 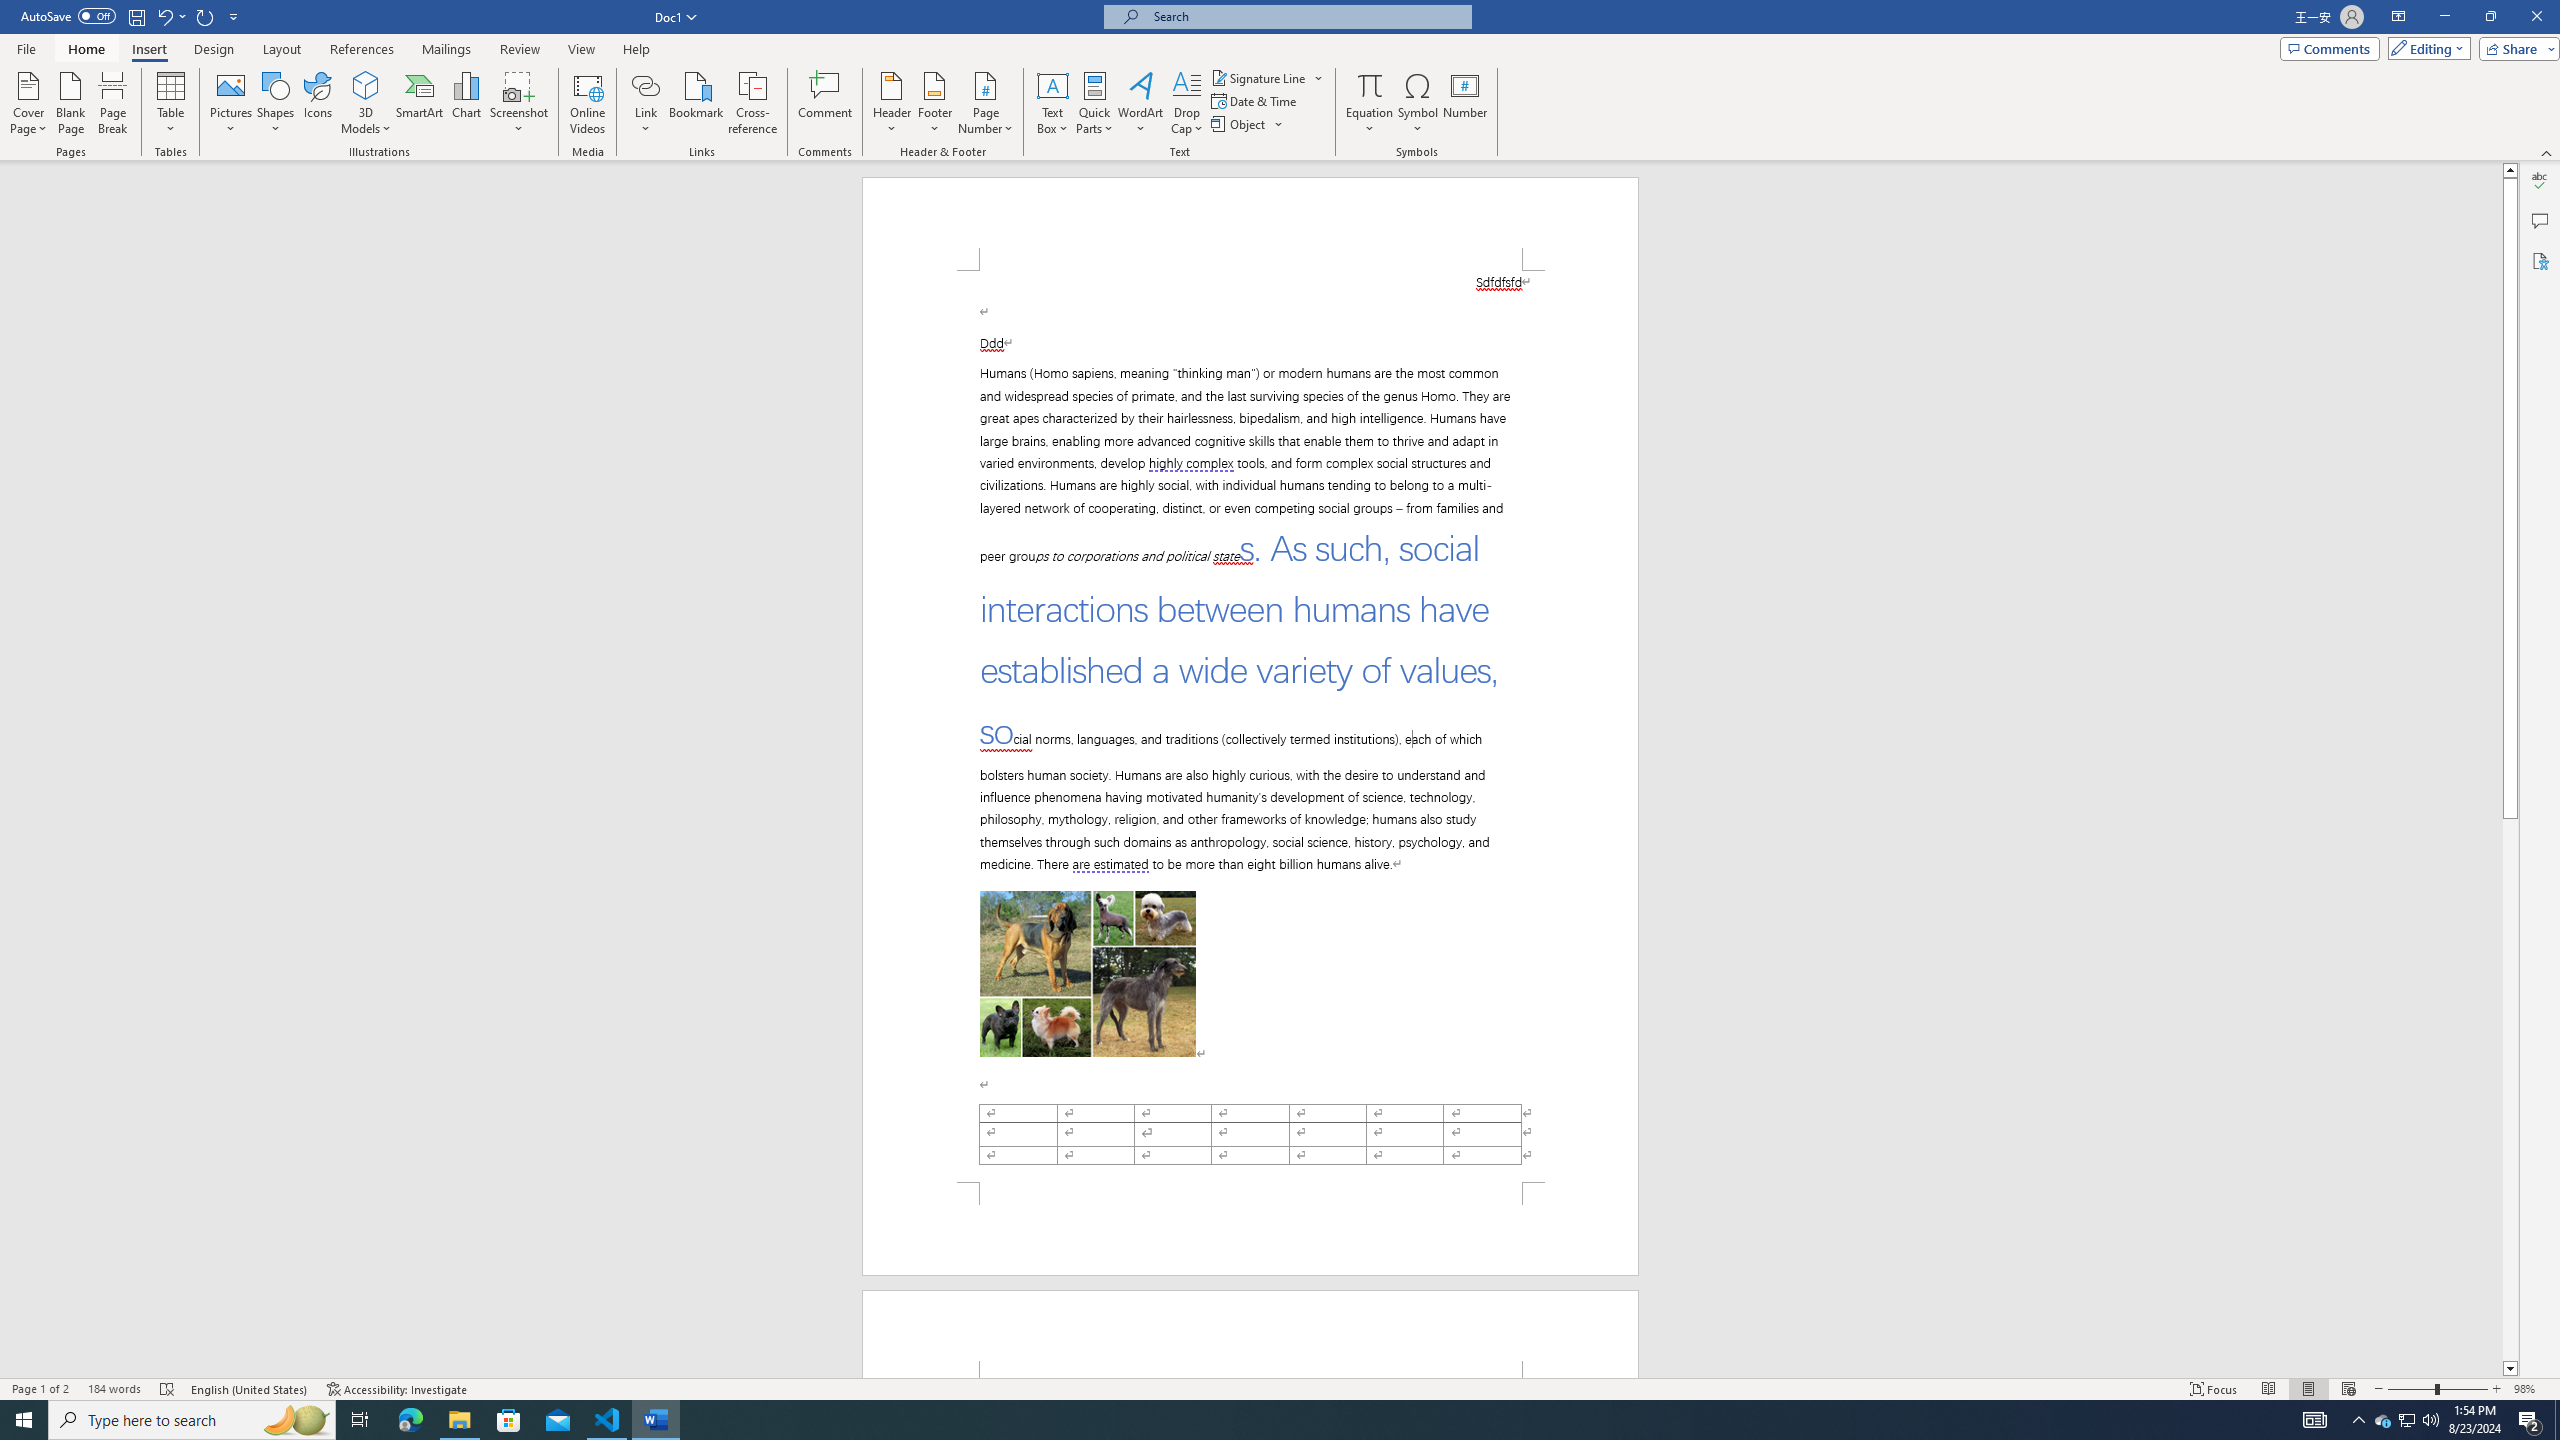 What do you see at coordinates (1464, 103) in the screenshot?
I see `'Number...'` at bounding box center [1464, 103].